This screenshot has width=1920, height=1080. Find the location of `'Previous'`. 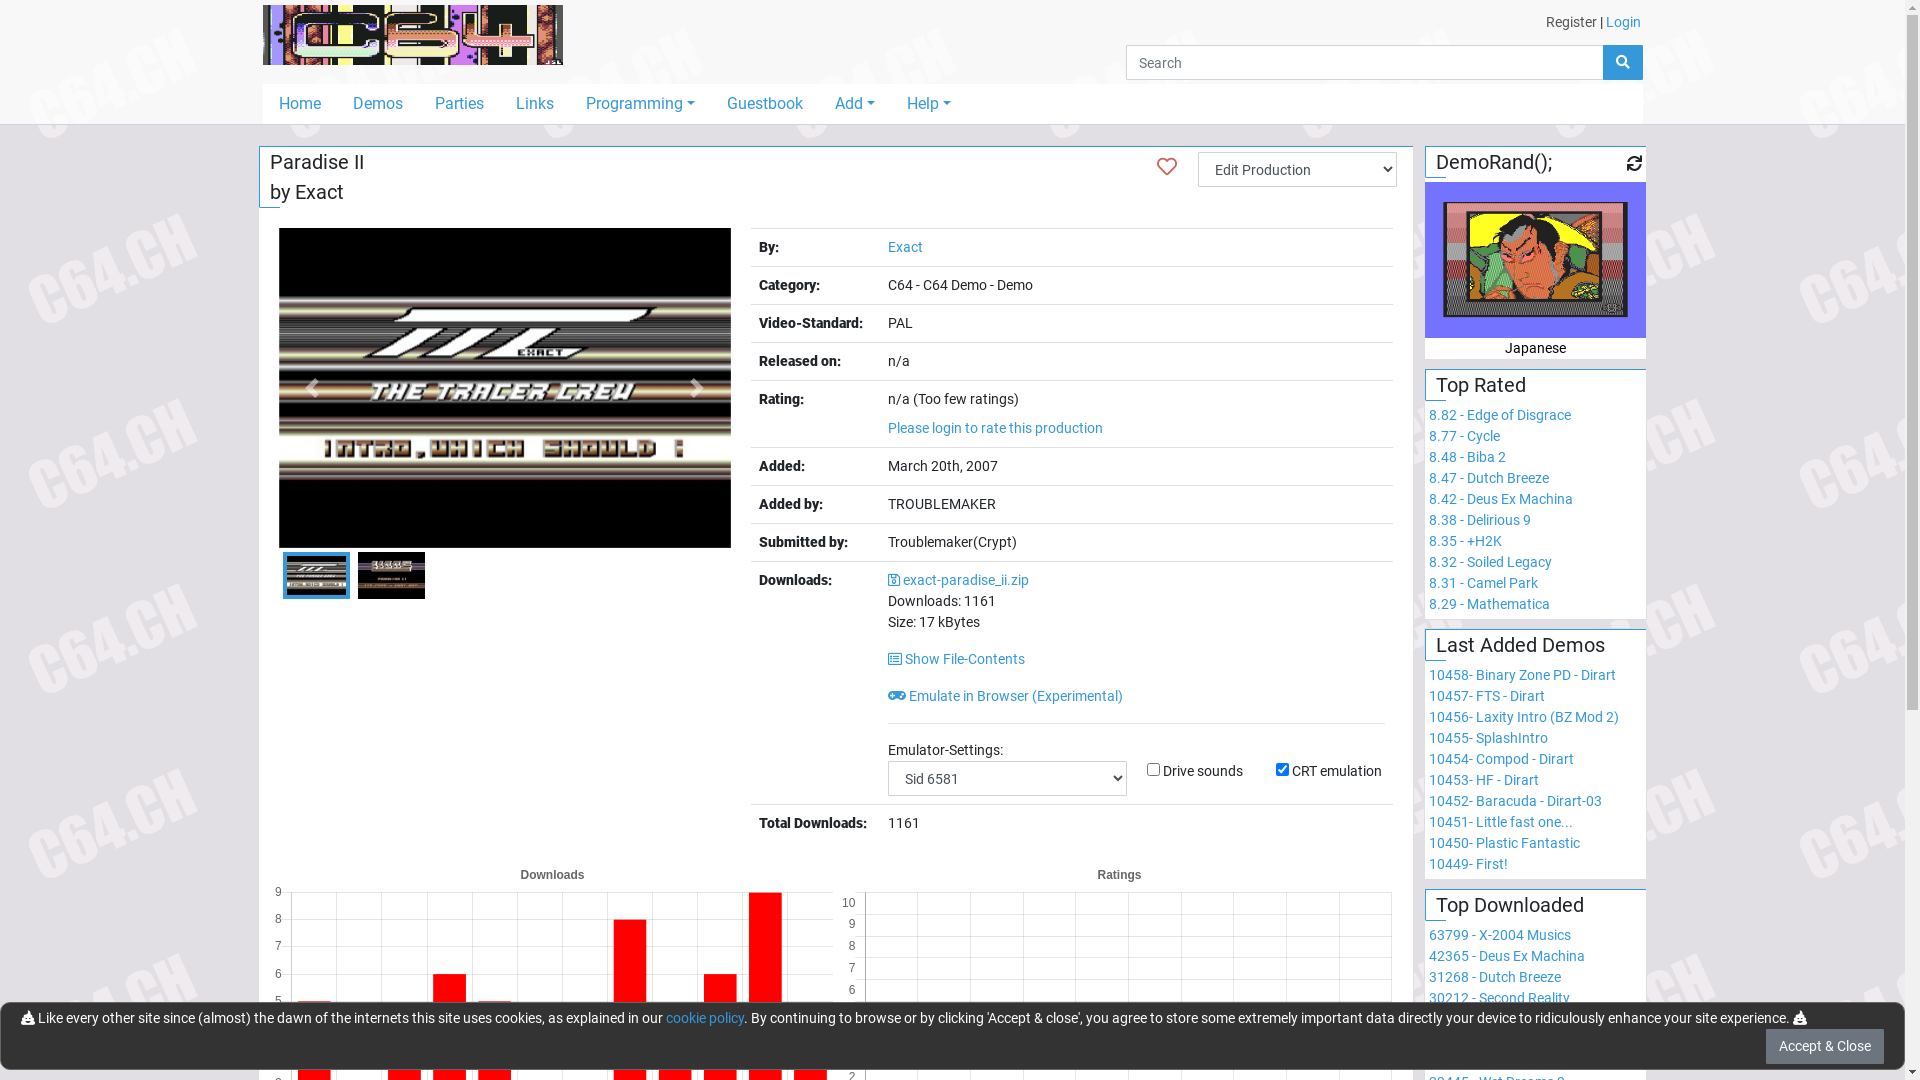

'Previous' is located at coordinates (311, 388).